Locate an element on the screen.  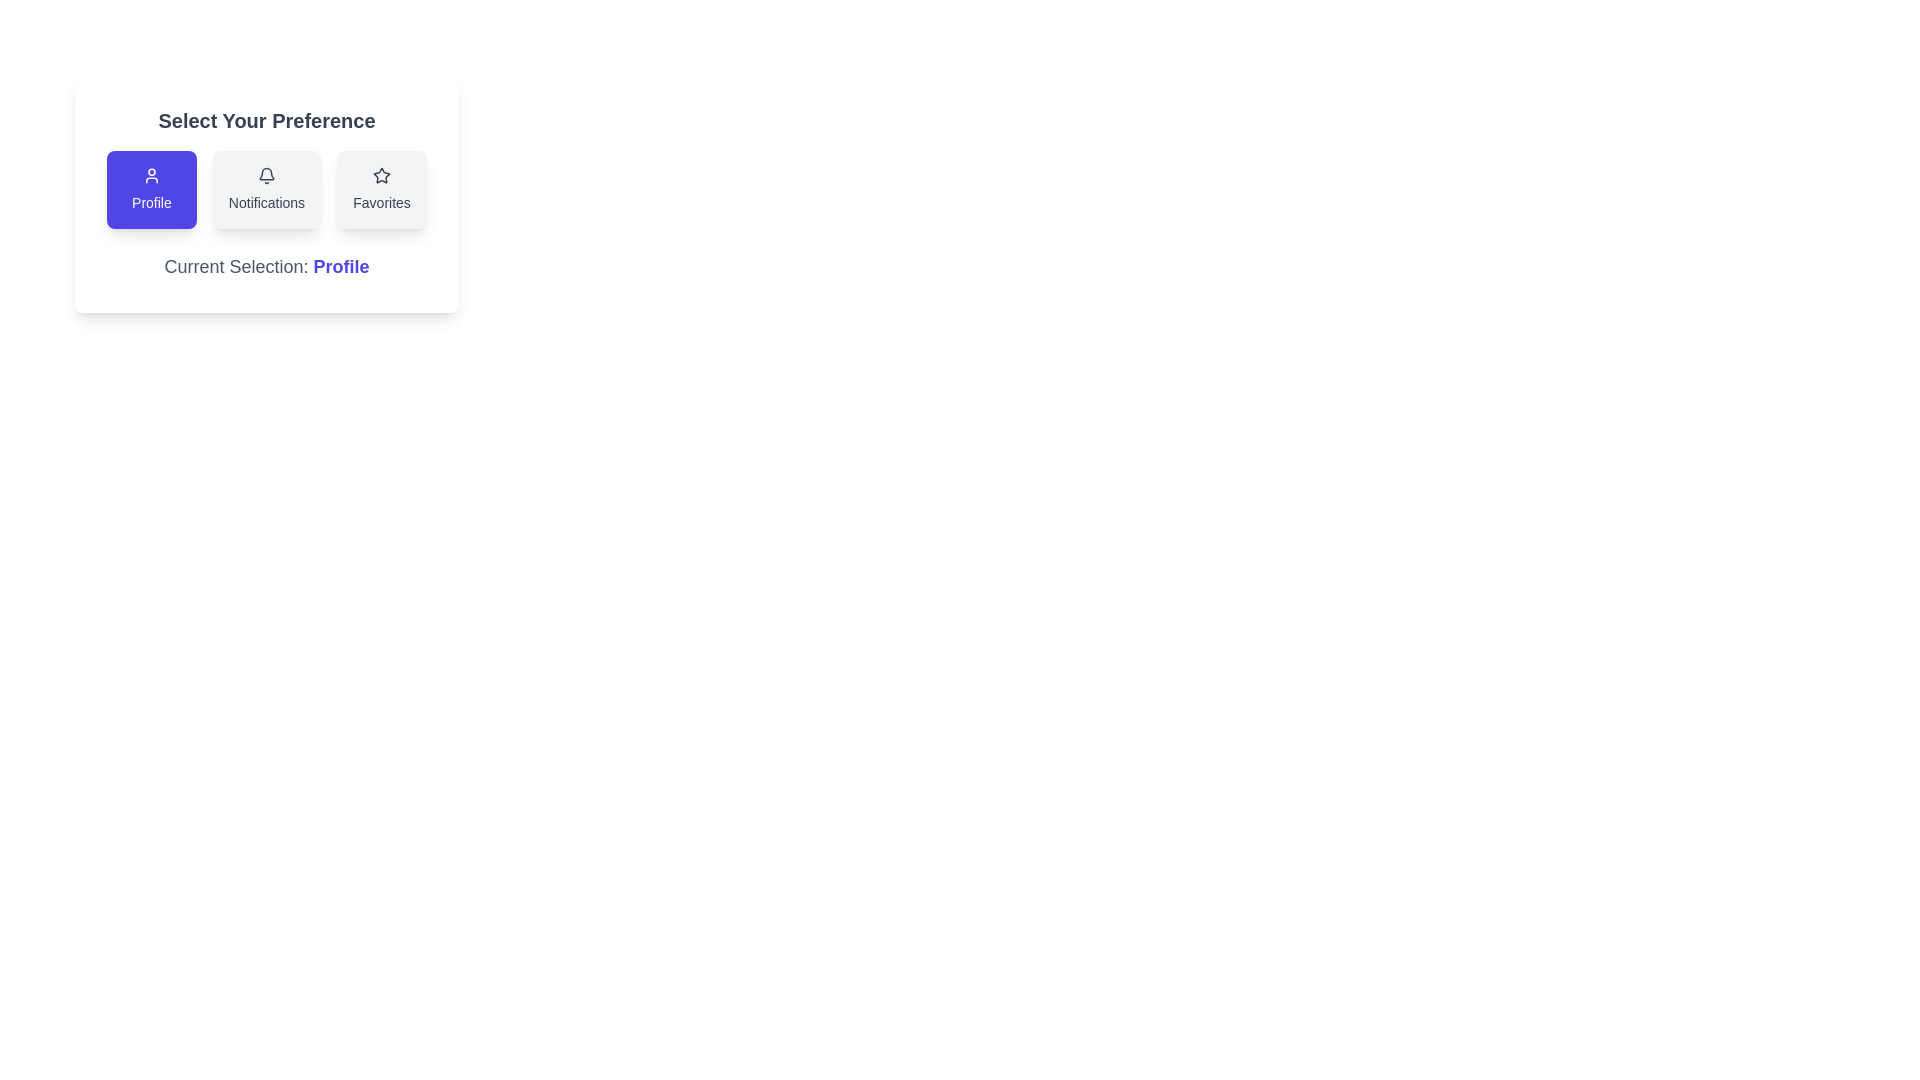
the 'Notifications' button, which is the second button in a horizontal group of three, located centrally within the component's area is located at coordinates (266, 193).